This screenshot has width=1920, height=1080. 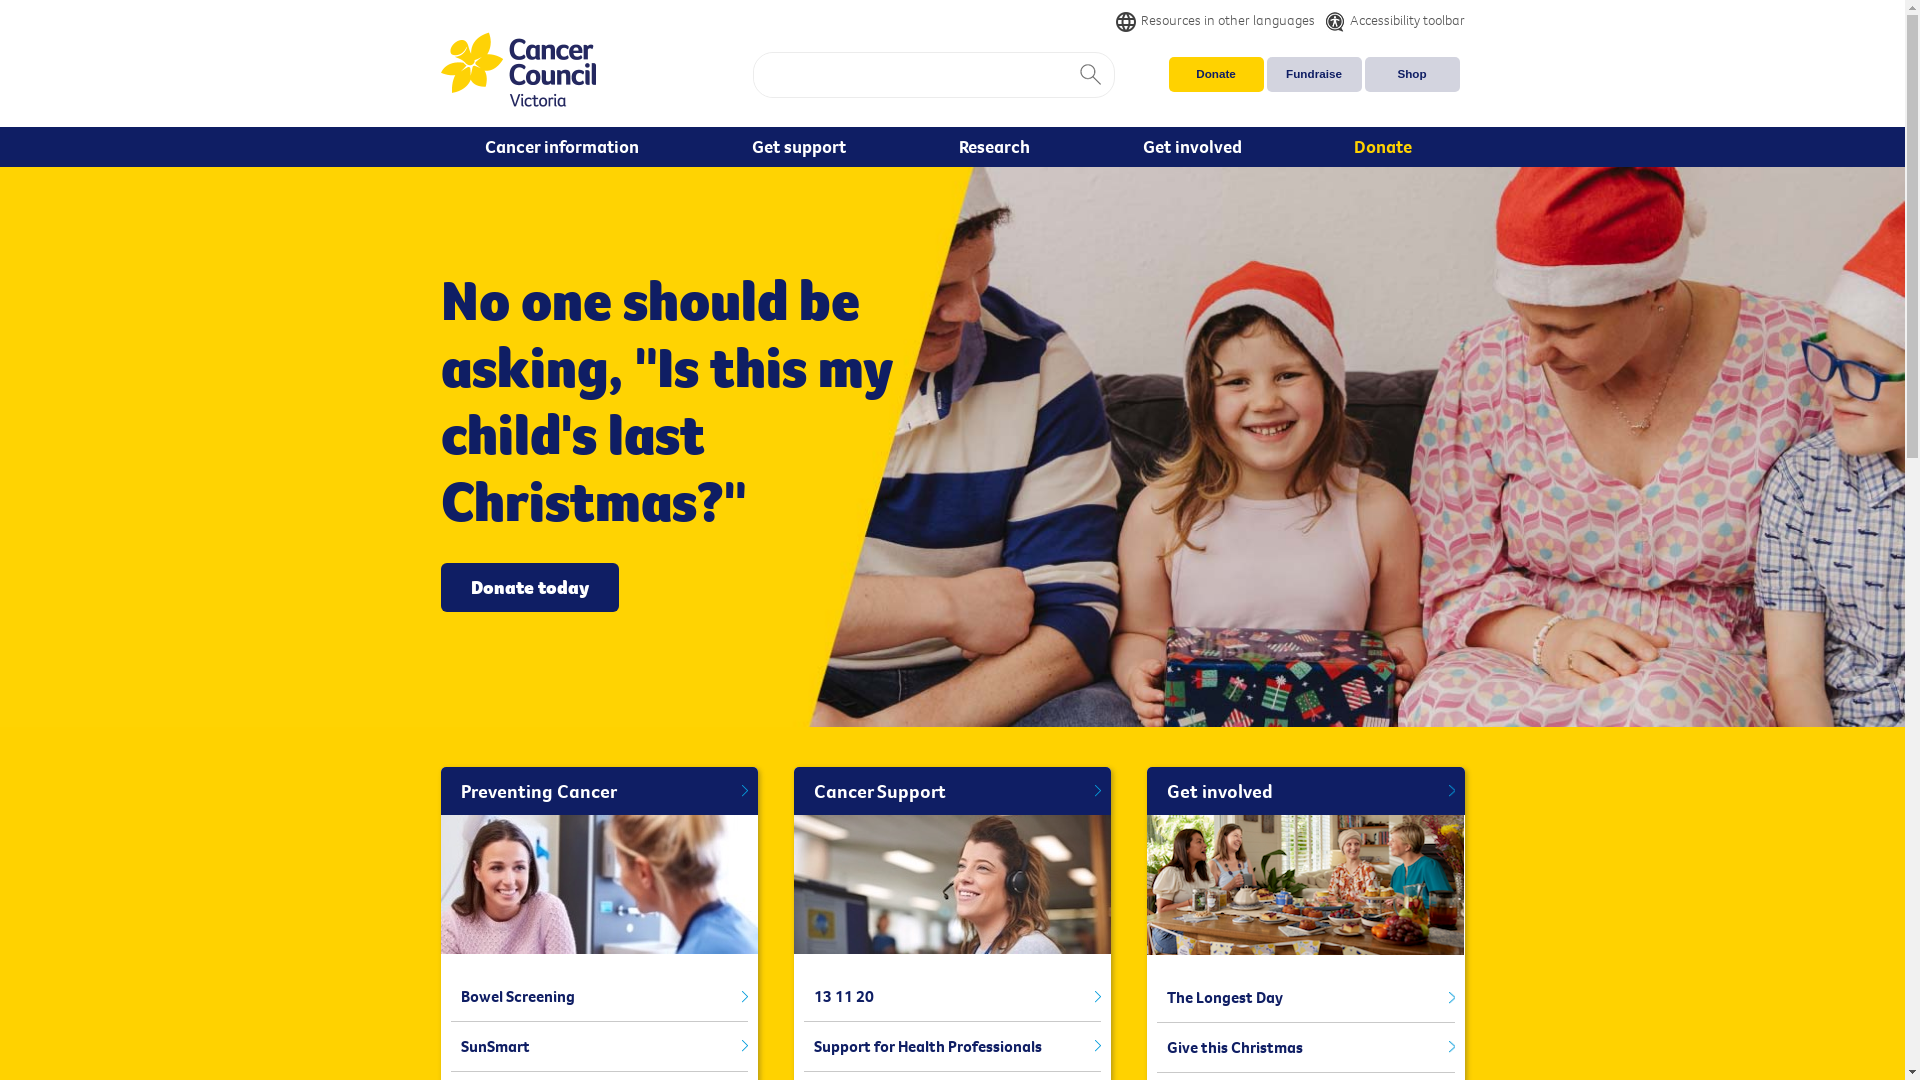 What do you see at coordinates (951, 1045) in the screenshot?
I see `'Support for Health Professionals'` at bounding box center [951, 1045].